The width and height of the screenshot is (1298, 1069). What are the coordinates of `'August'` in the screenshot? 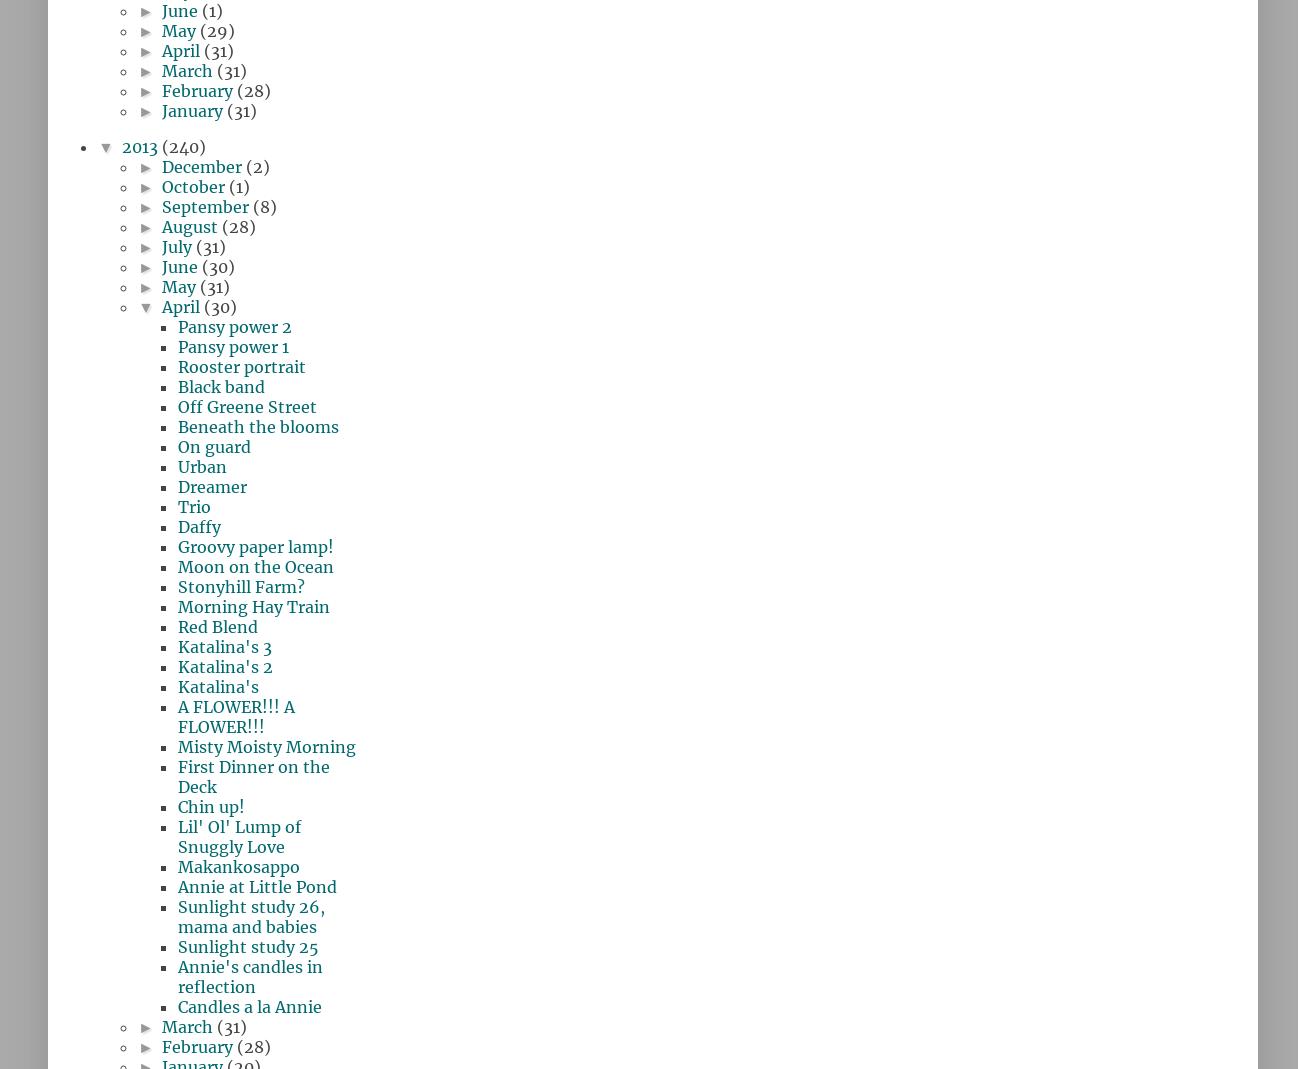 It's located at (189, 225).